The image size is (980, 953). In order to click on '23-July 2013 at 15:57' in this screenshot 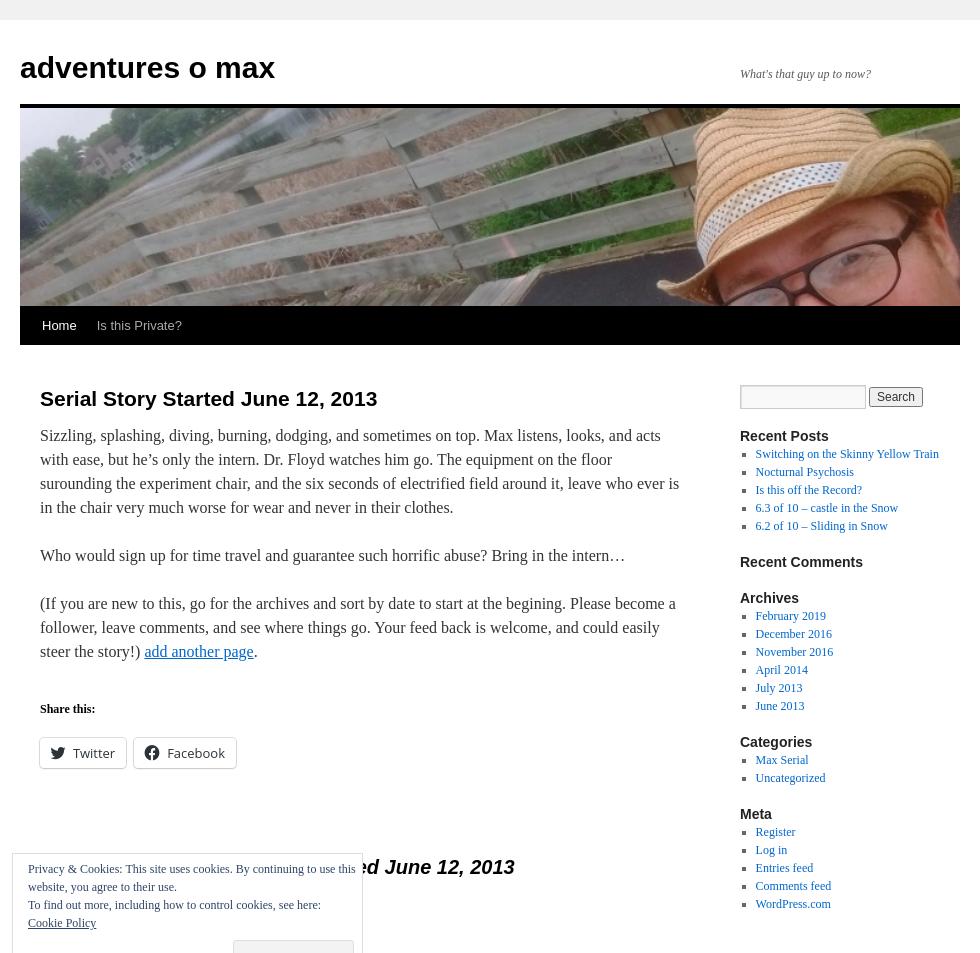, I will do `click(96, 942)`.